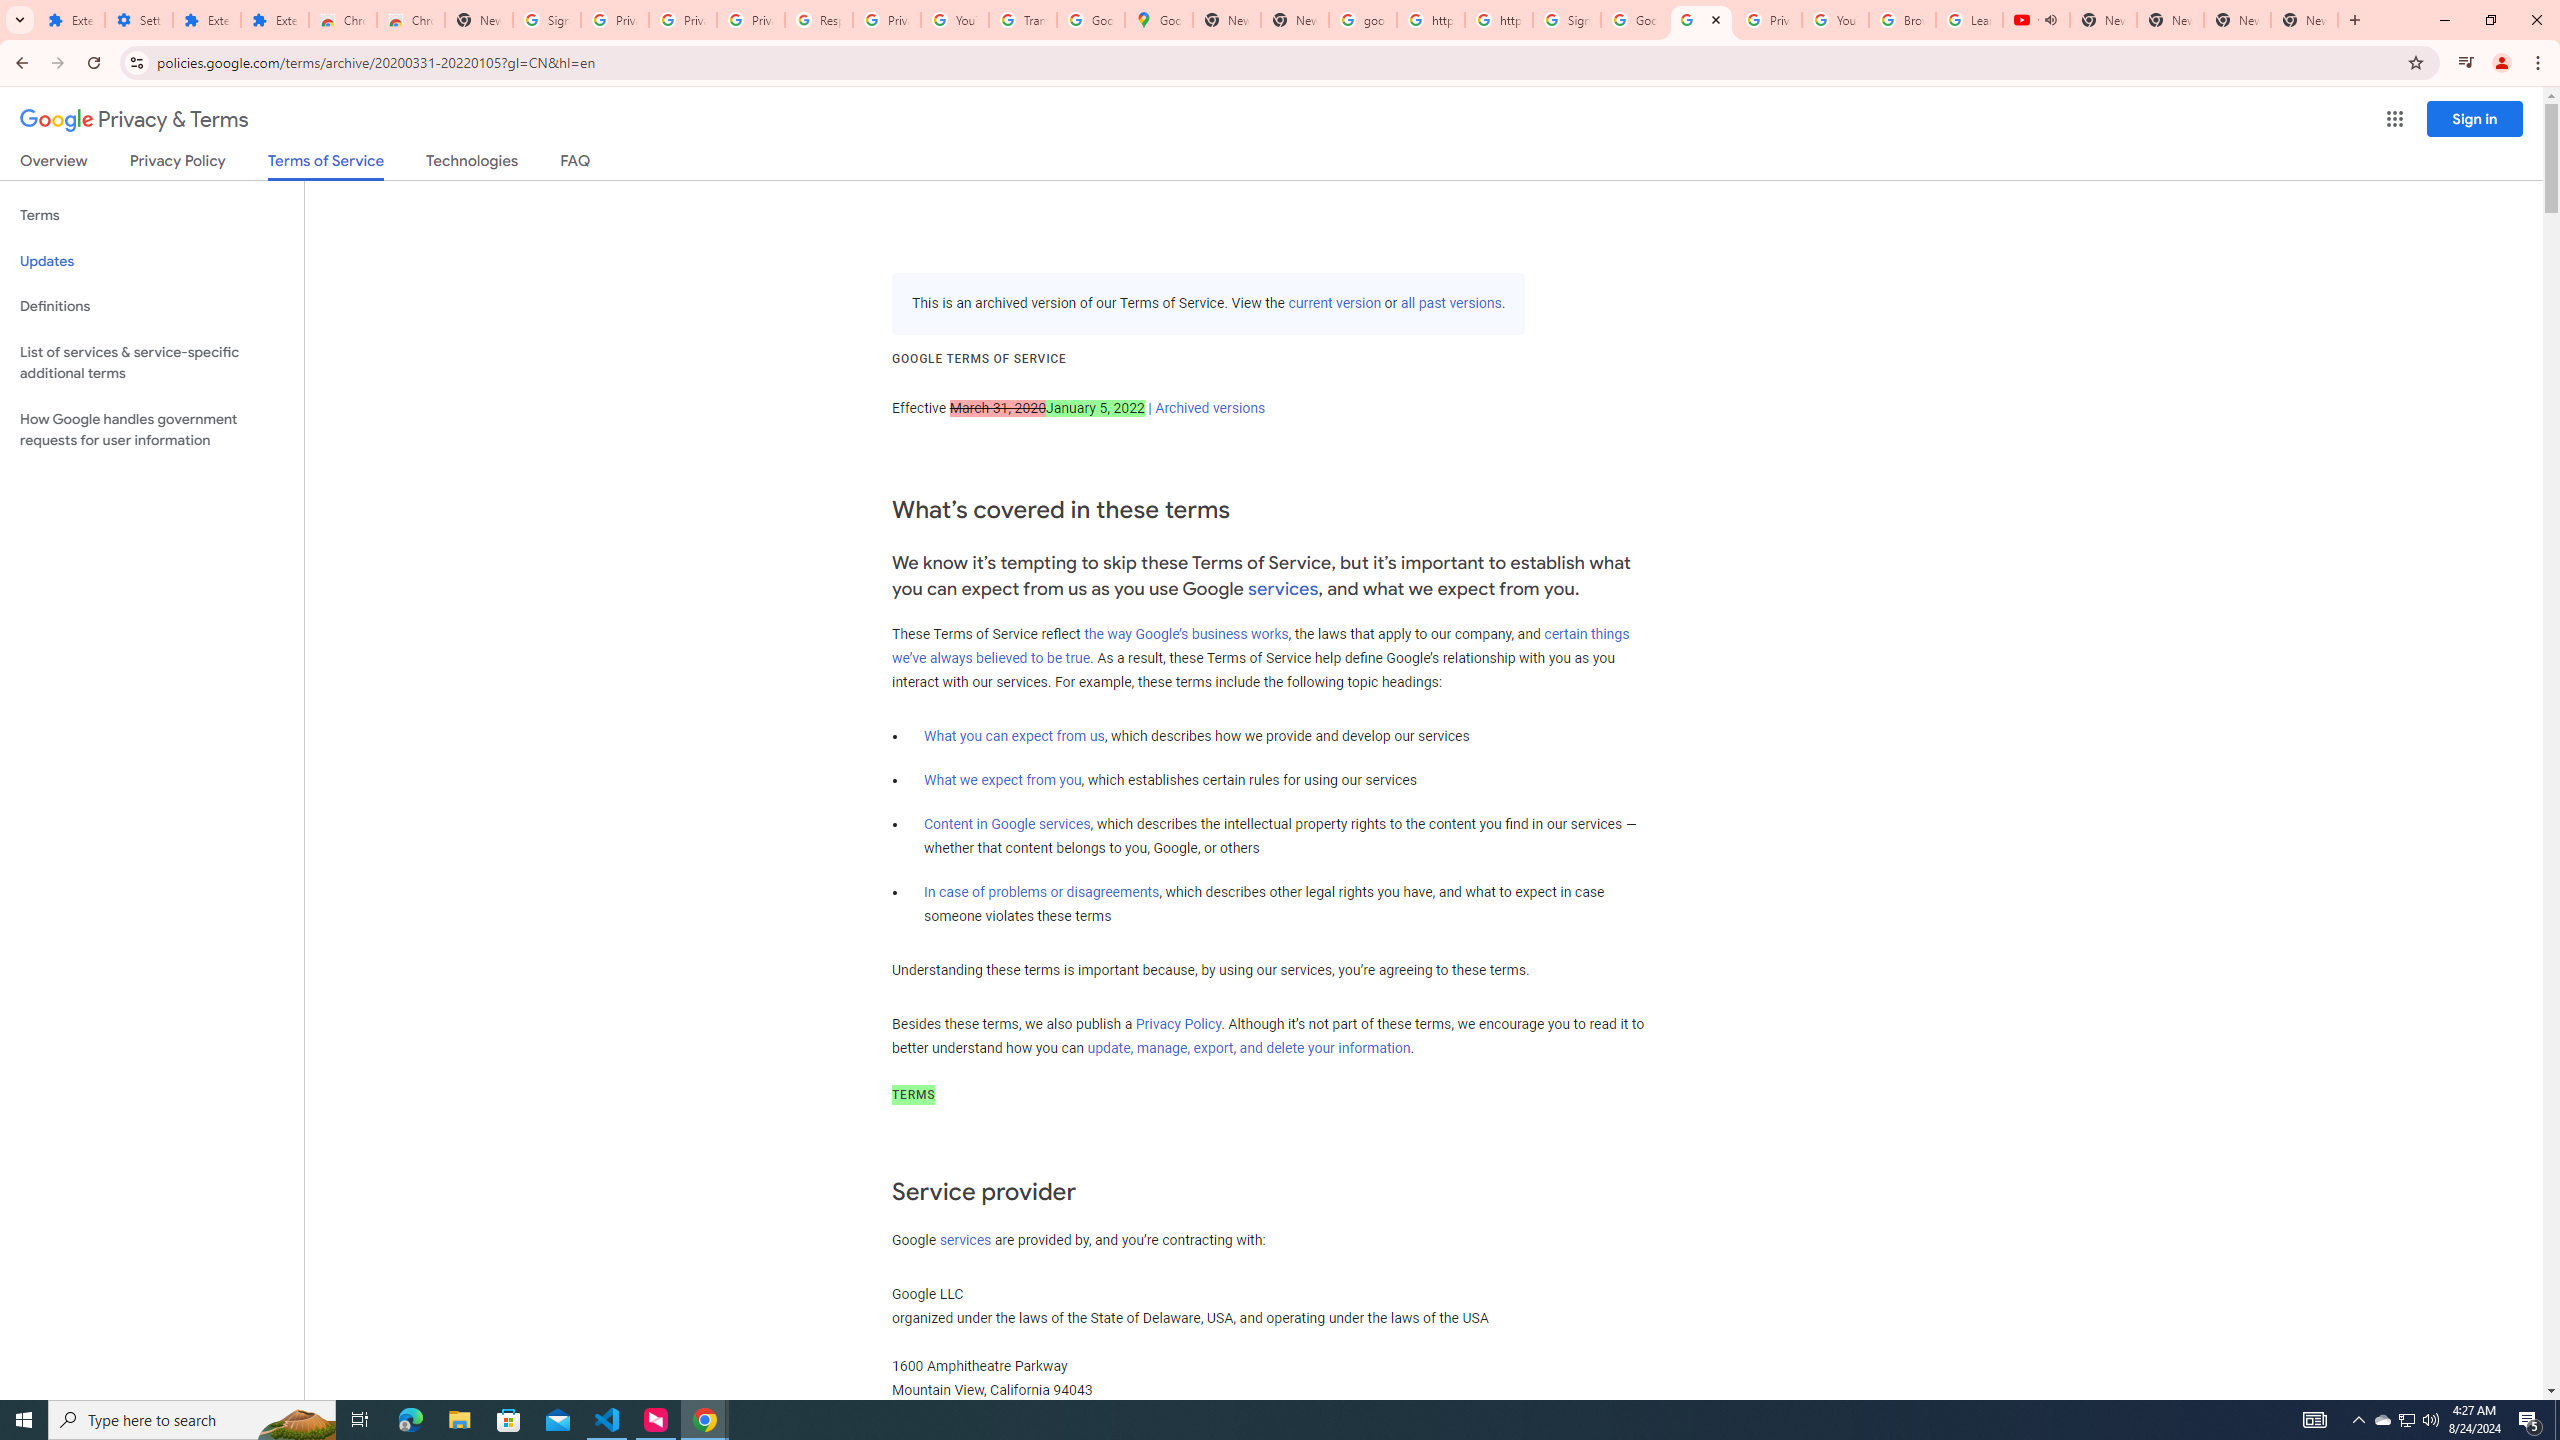 The height and width of the screenshot is (1440, 2560). What do you see at coordinates (1006, 823) in the screenshot?
I see `'Content in Google services'` at bounding box center [1006, 823].